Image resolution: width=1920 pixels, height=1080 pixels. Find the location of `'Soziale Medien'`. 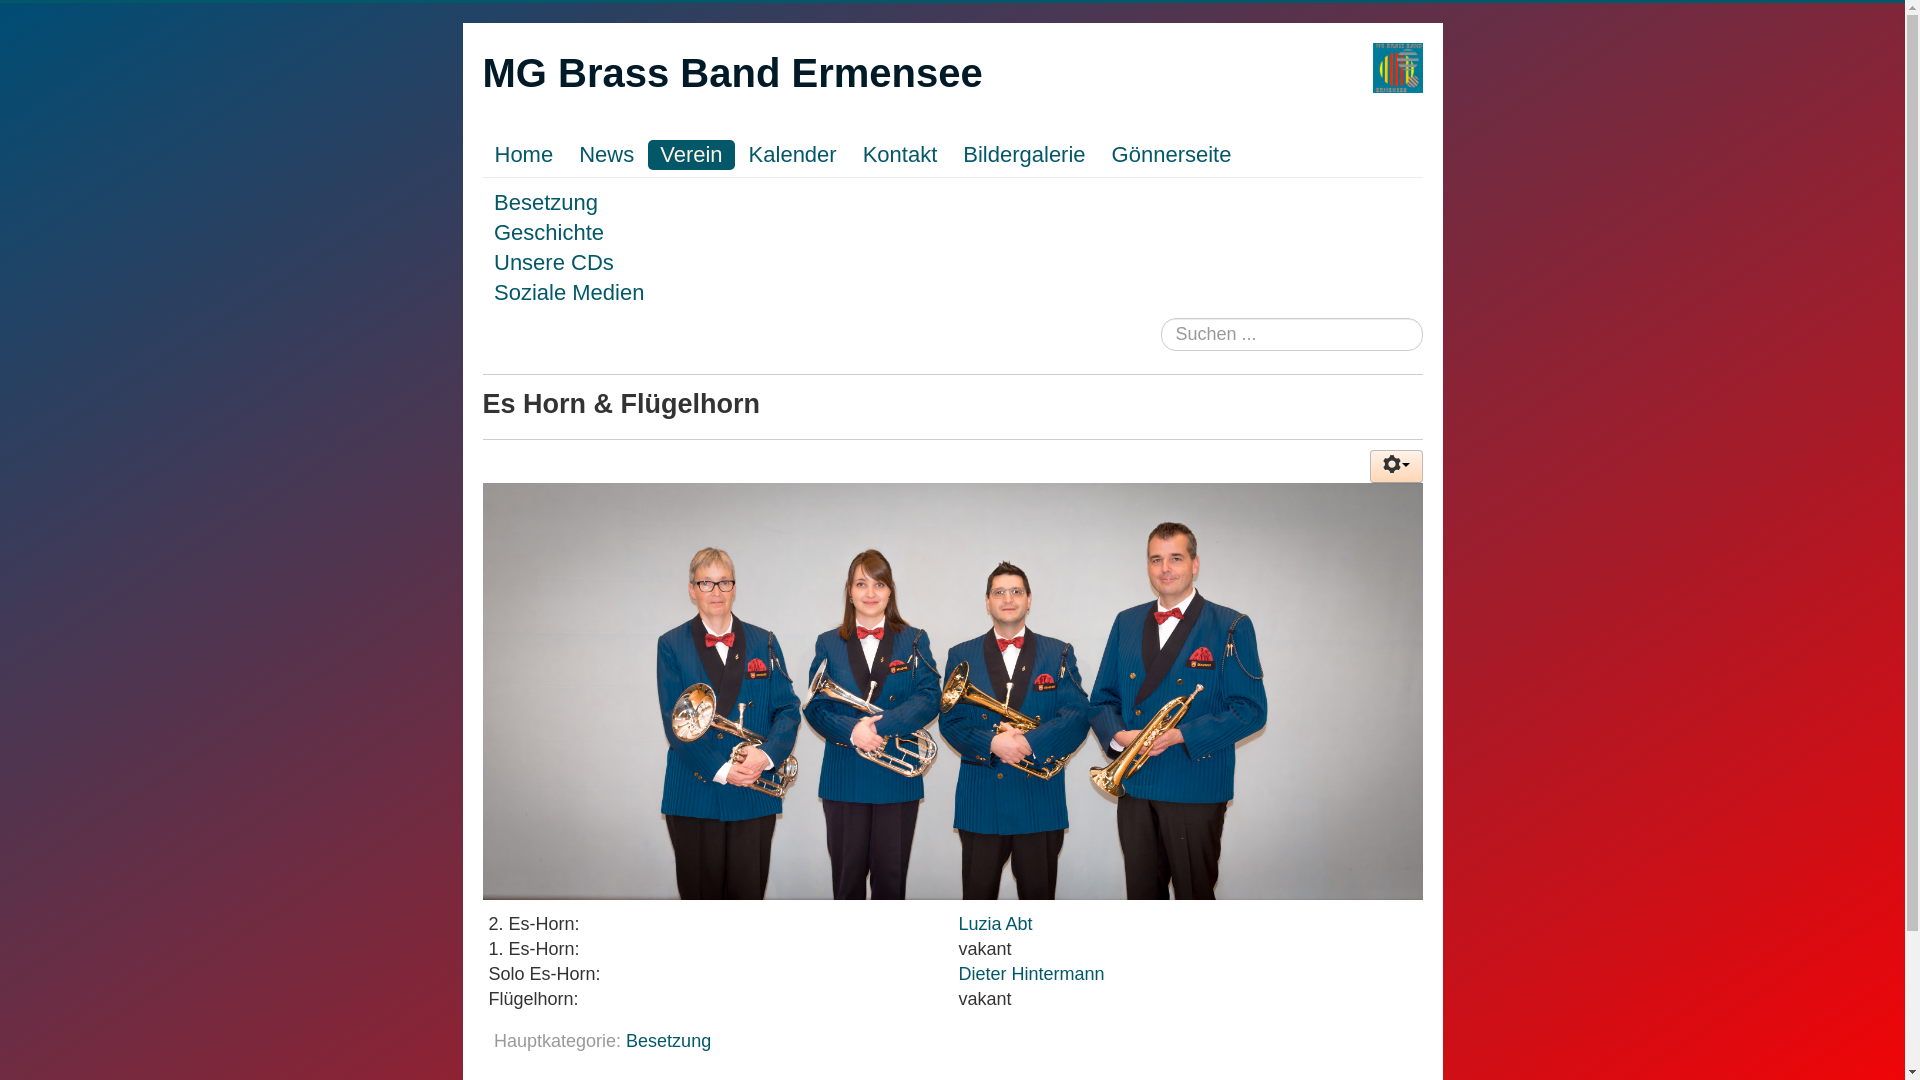

'Soziale Medien' is located at coordinates (568, 292).